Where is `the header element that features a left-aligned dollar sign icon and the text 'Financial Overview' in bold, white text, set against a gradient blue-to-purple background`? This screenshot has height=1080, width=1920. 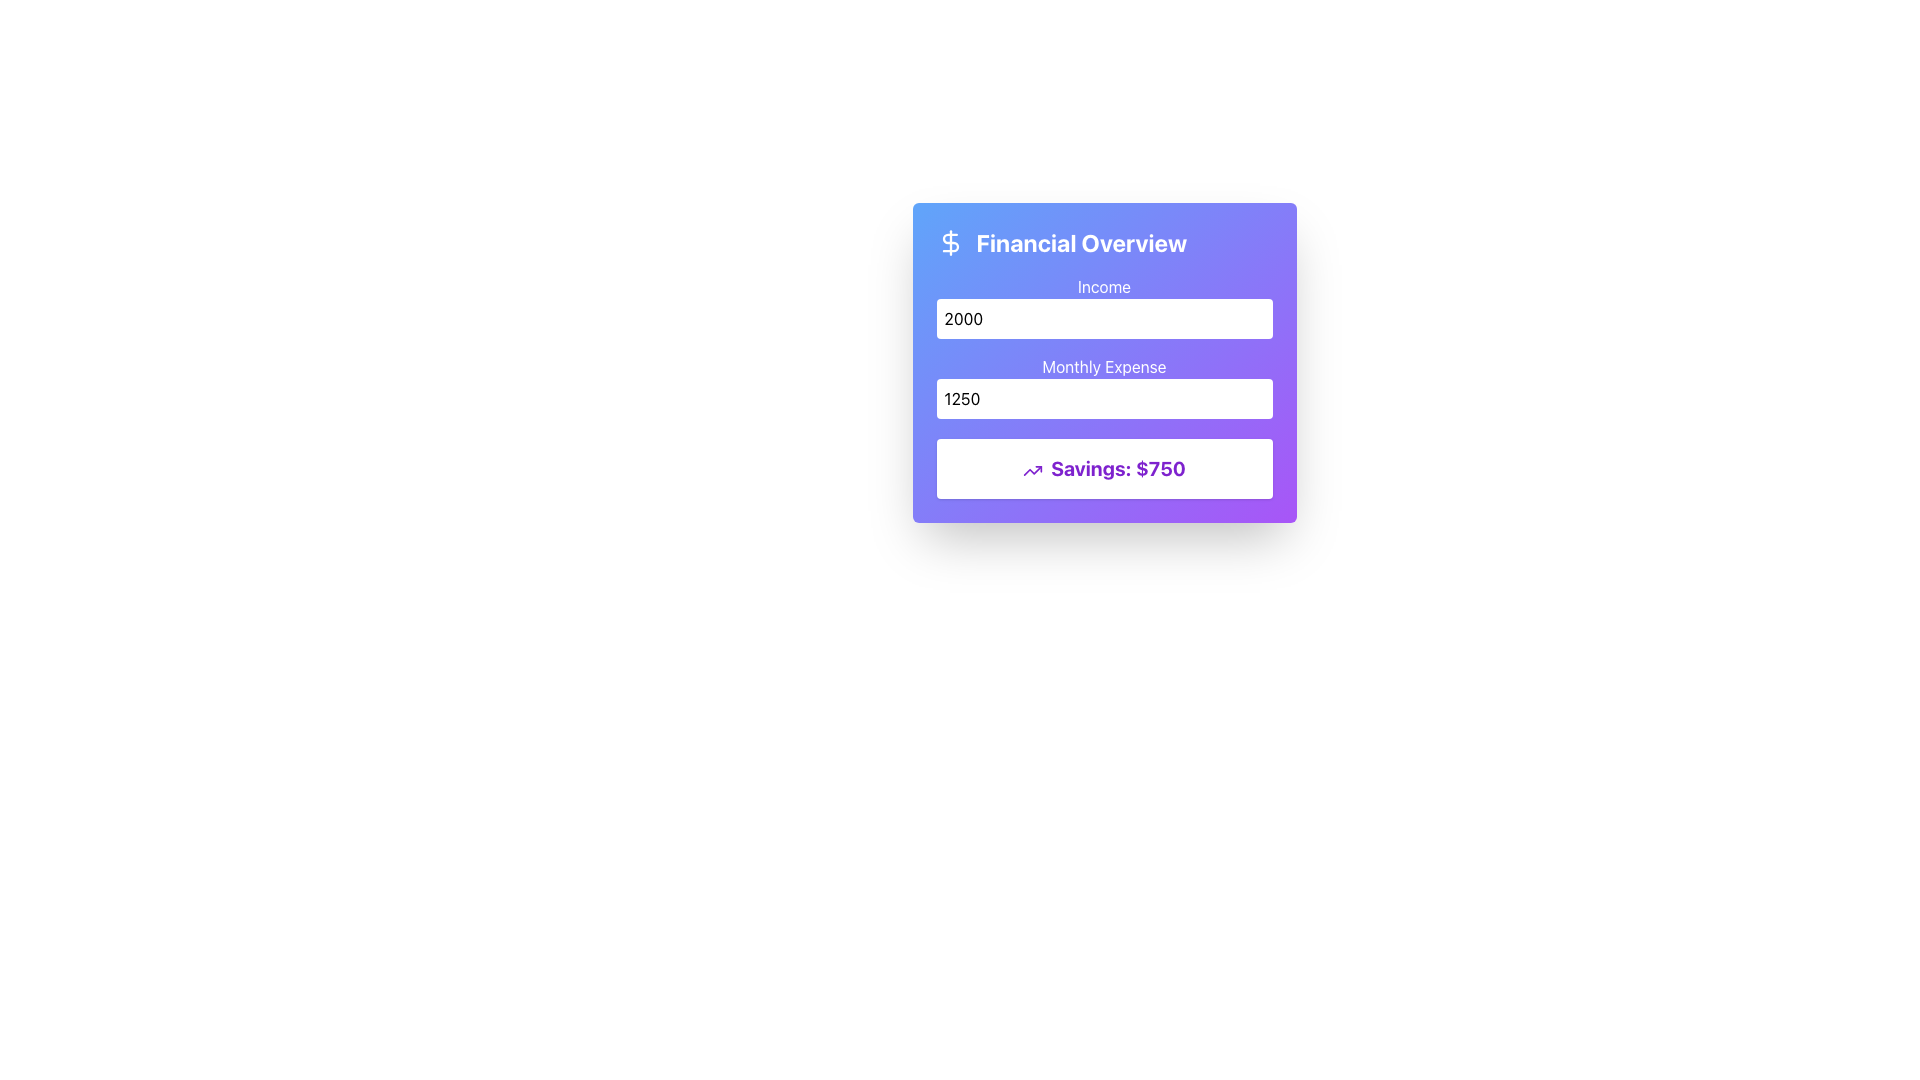
the header element that features a left-aligned dollar sign icon and the text 'Financial Overview' in bold, white text, set against a gradient blue-to-purple background is located at coordinates (1103, 242).